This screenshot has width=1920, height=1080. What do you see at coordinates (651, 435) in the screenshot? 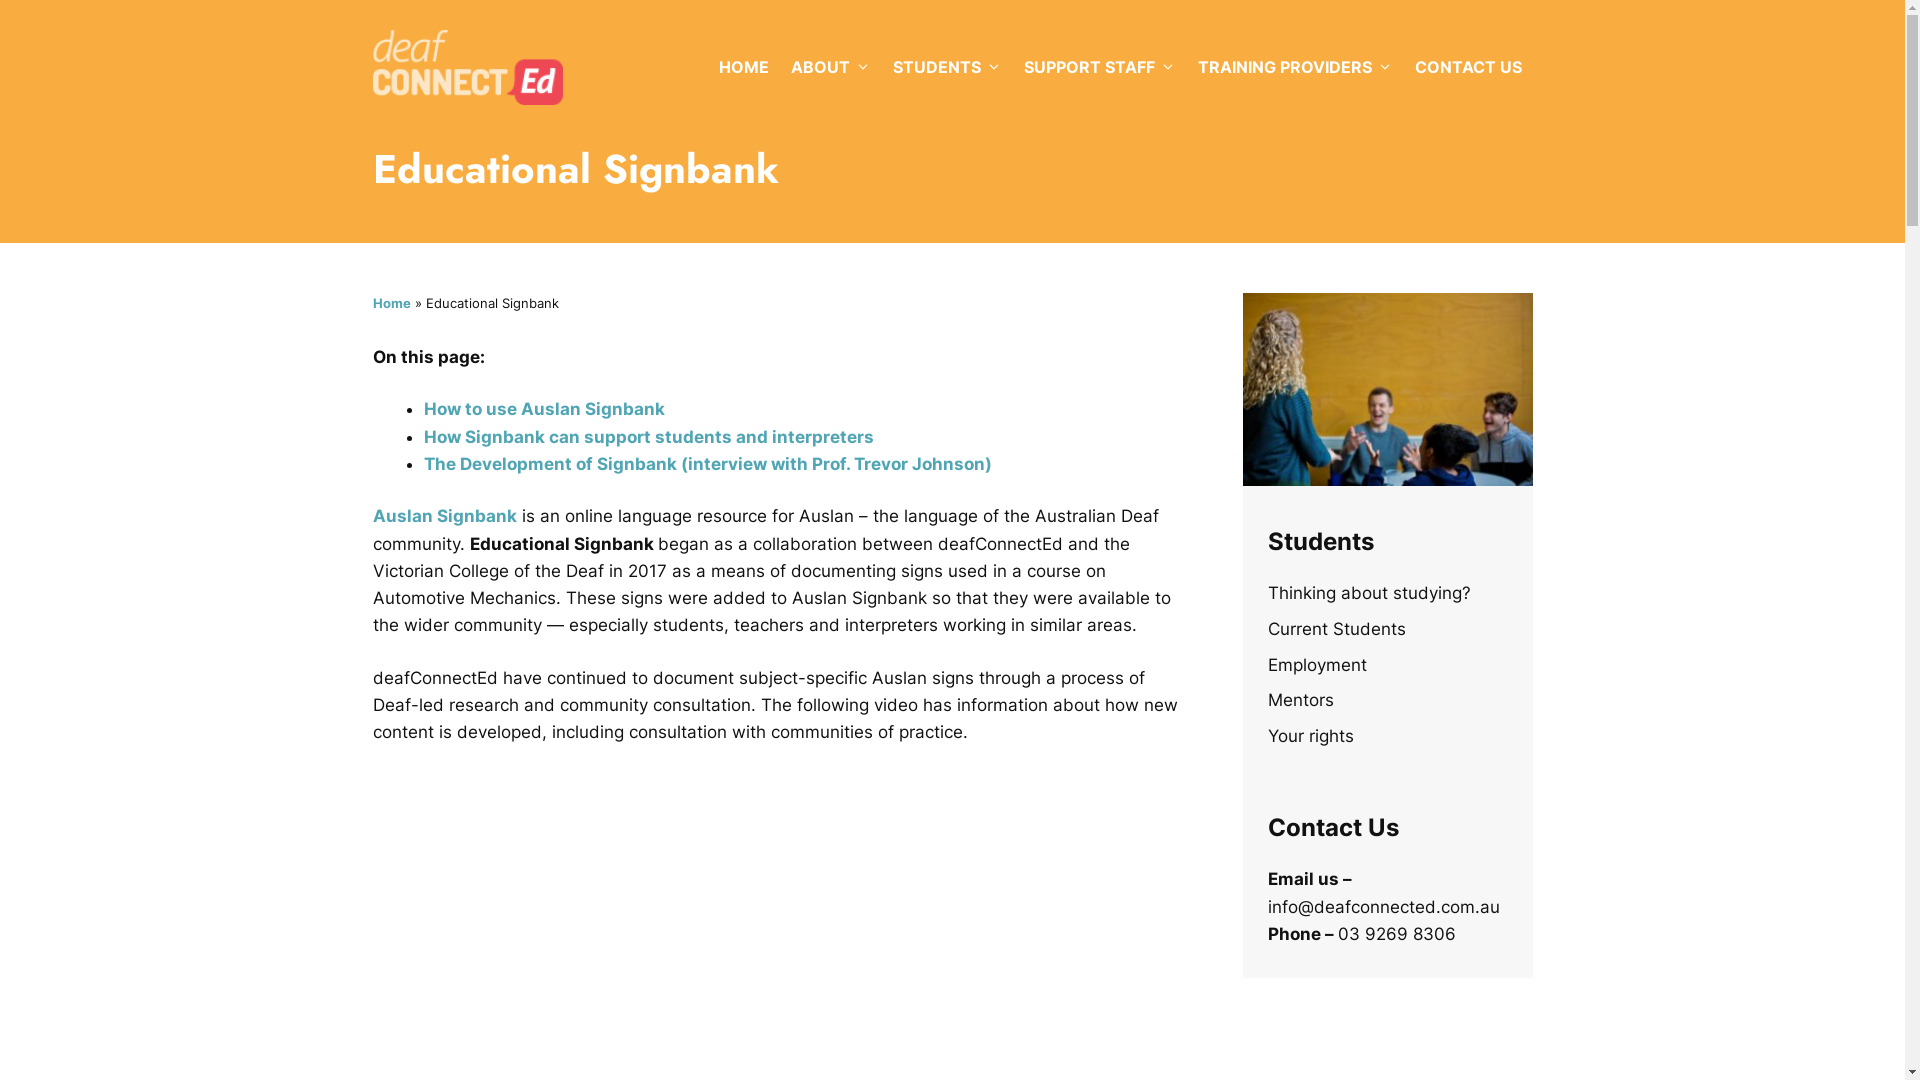
I see `'How Signbank can support students and interpreters '` at bounding box center [651, 435].